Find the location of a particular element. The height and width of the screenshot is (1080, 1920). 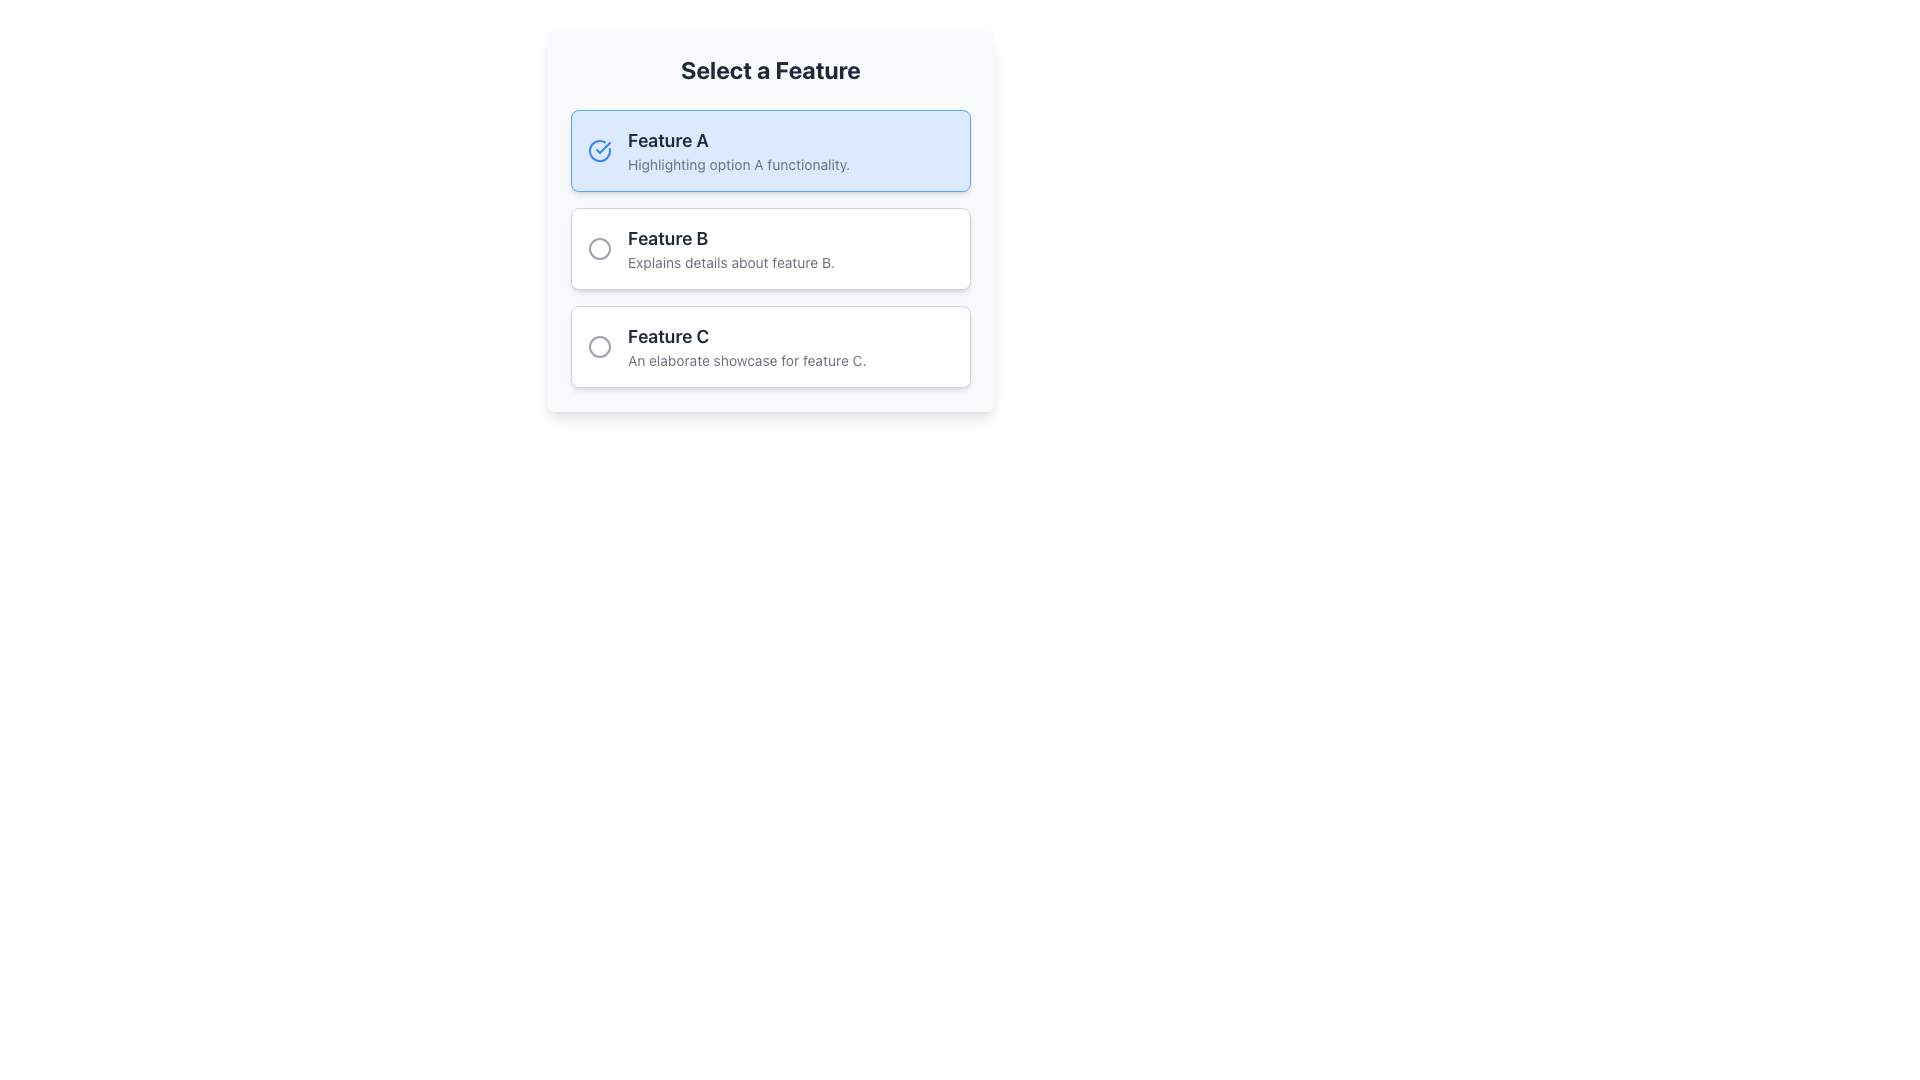

the 'Feature B' radio button option is located at coordinates (770, 248).